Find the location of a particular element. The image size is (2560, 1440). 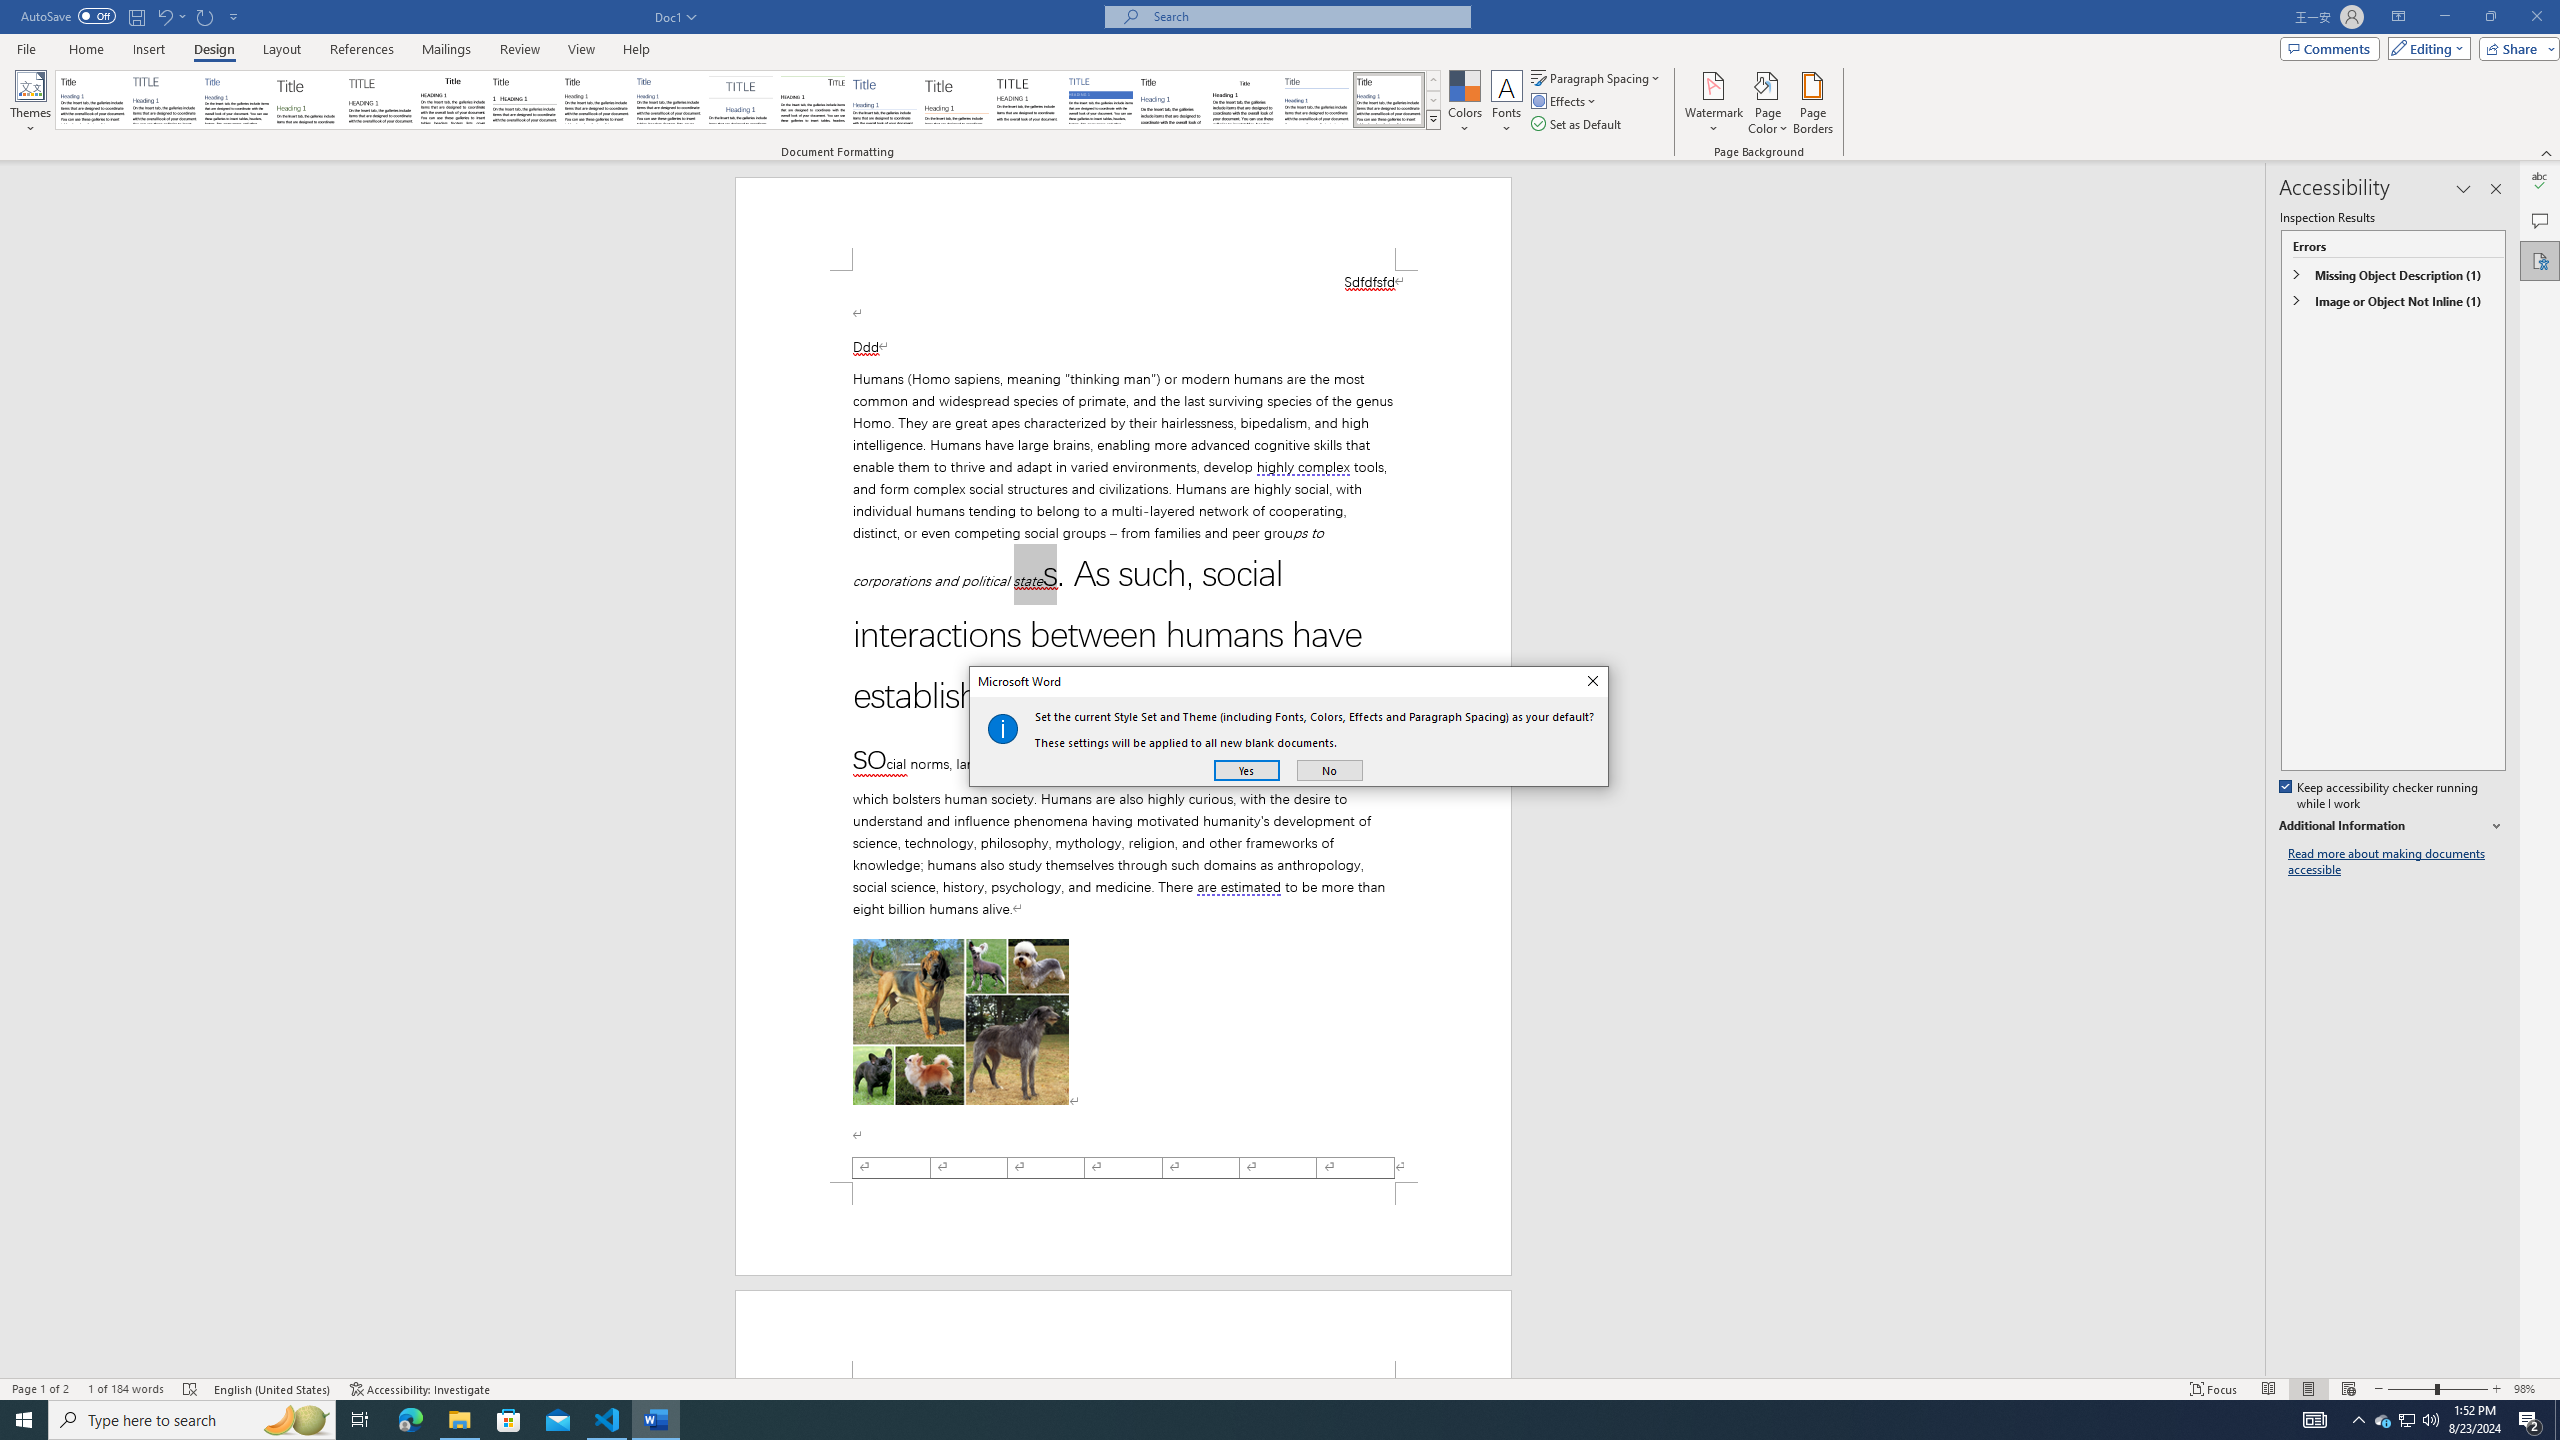

'AutomationID: QuickStylesSets' is located at coordinates (747, 99).